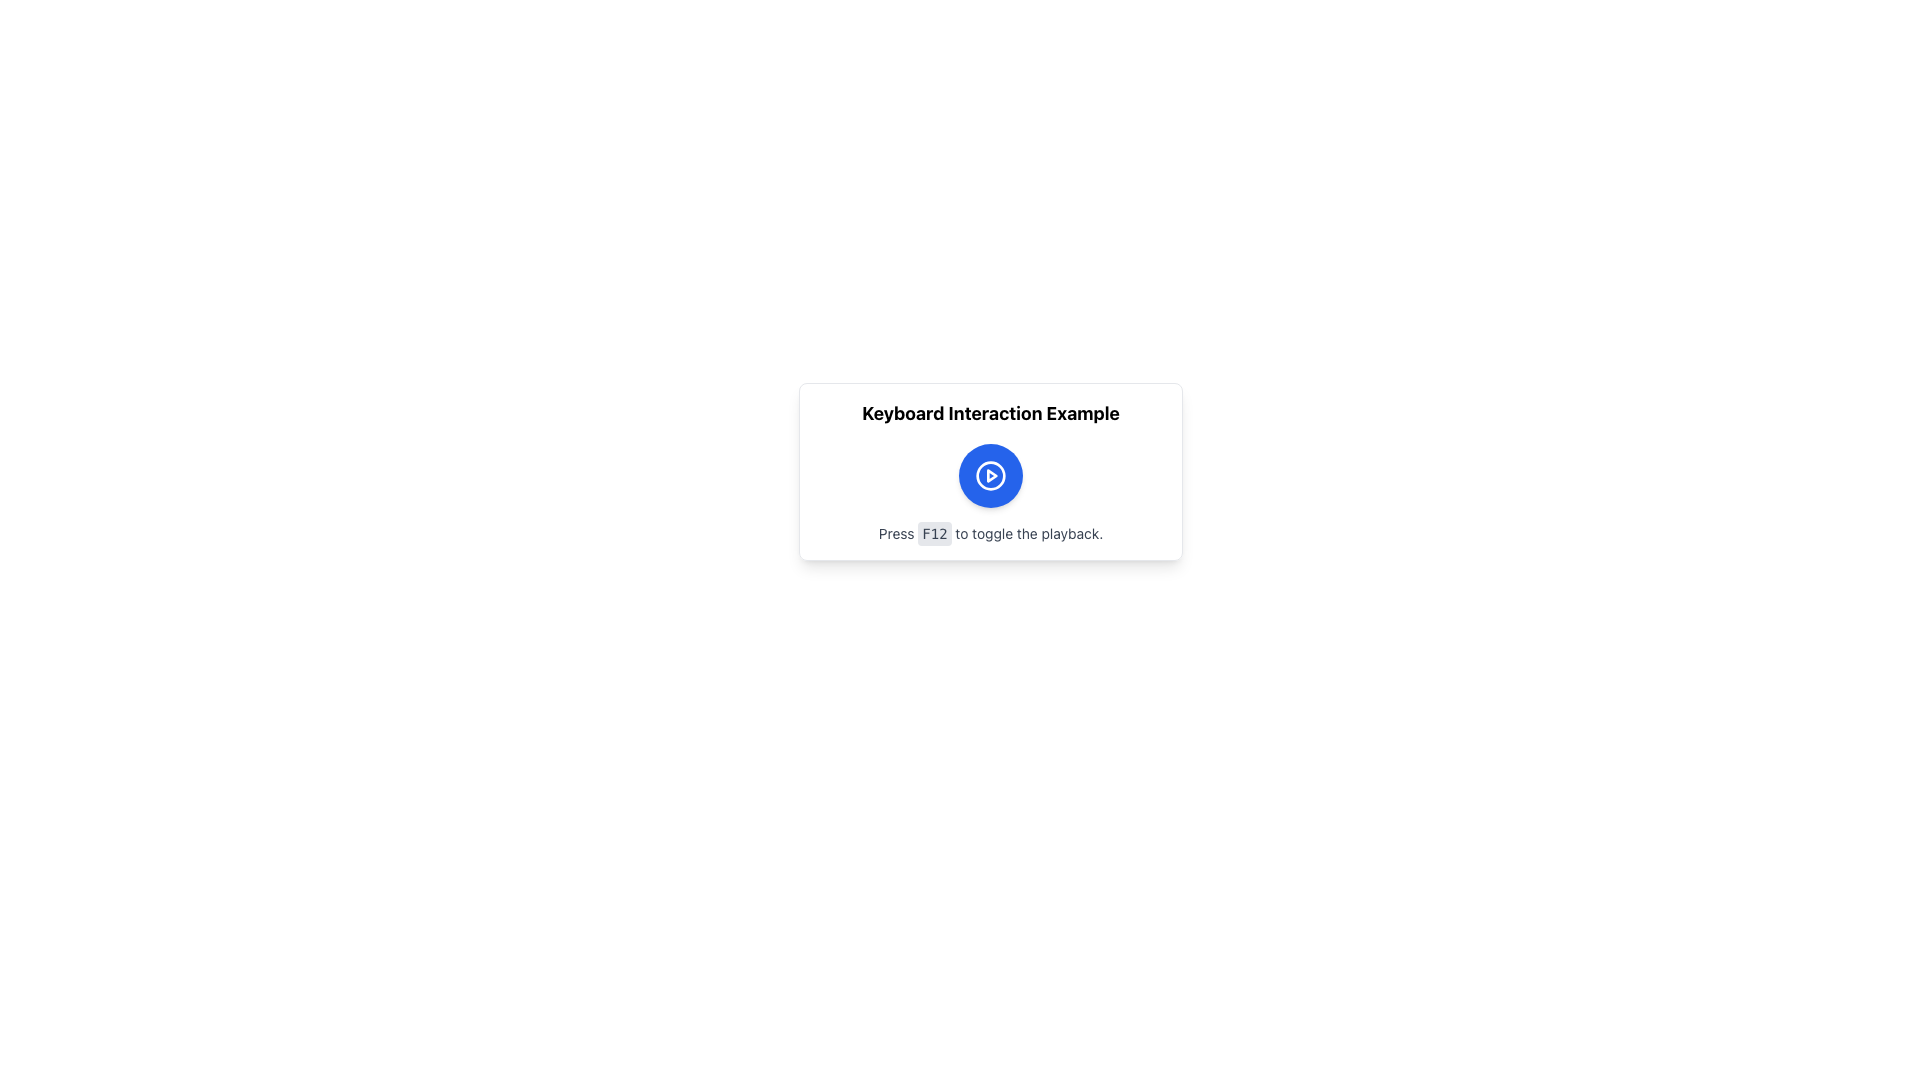 The image size is (1920, 1080). Describe the element at coordinates (992, 475) in the screenshot. I see `the triangular graphical icon that is located at the center of a circular button, which is centrally positioned in the interface` at that location.